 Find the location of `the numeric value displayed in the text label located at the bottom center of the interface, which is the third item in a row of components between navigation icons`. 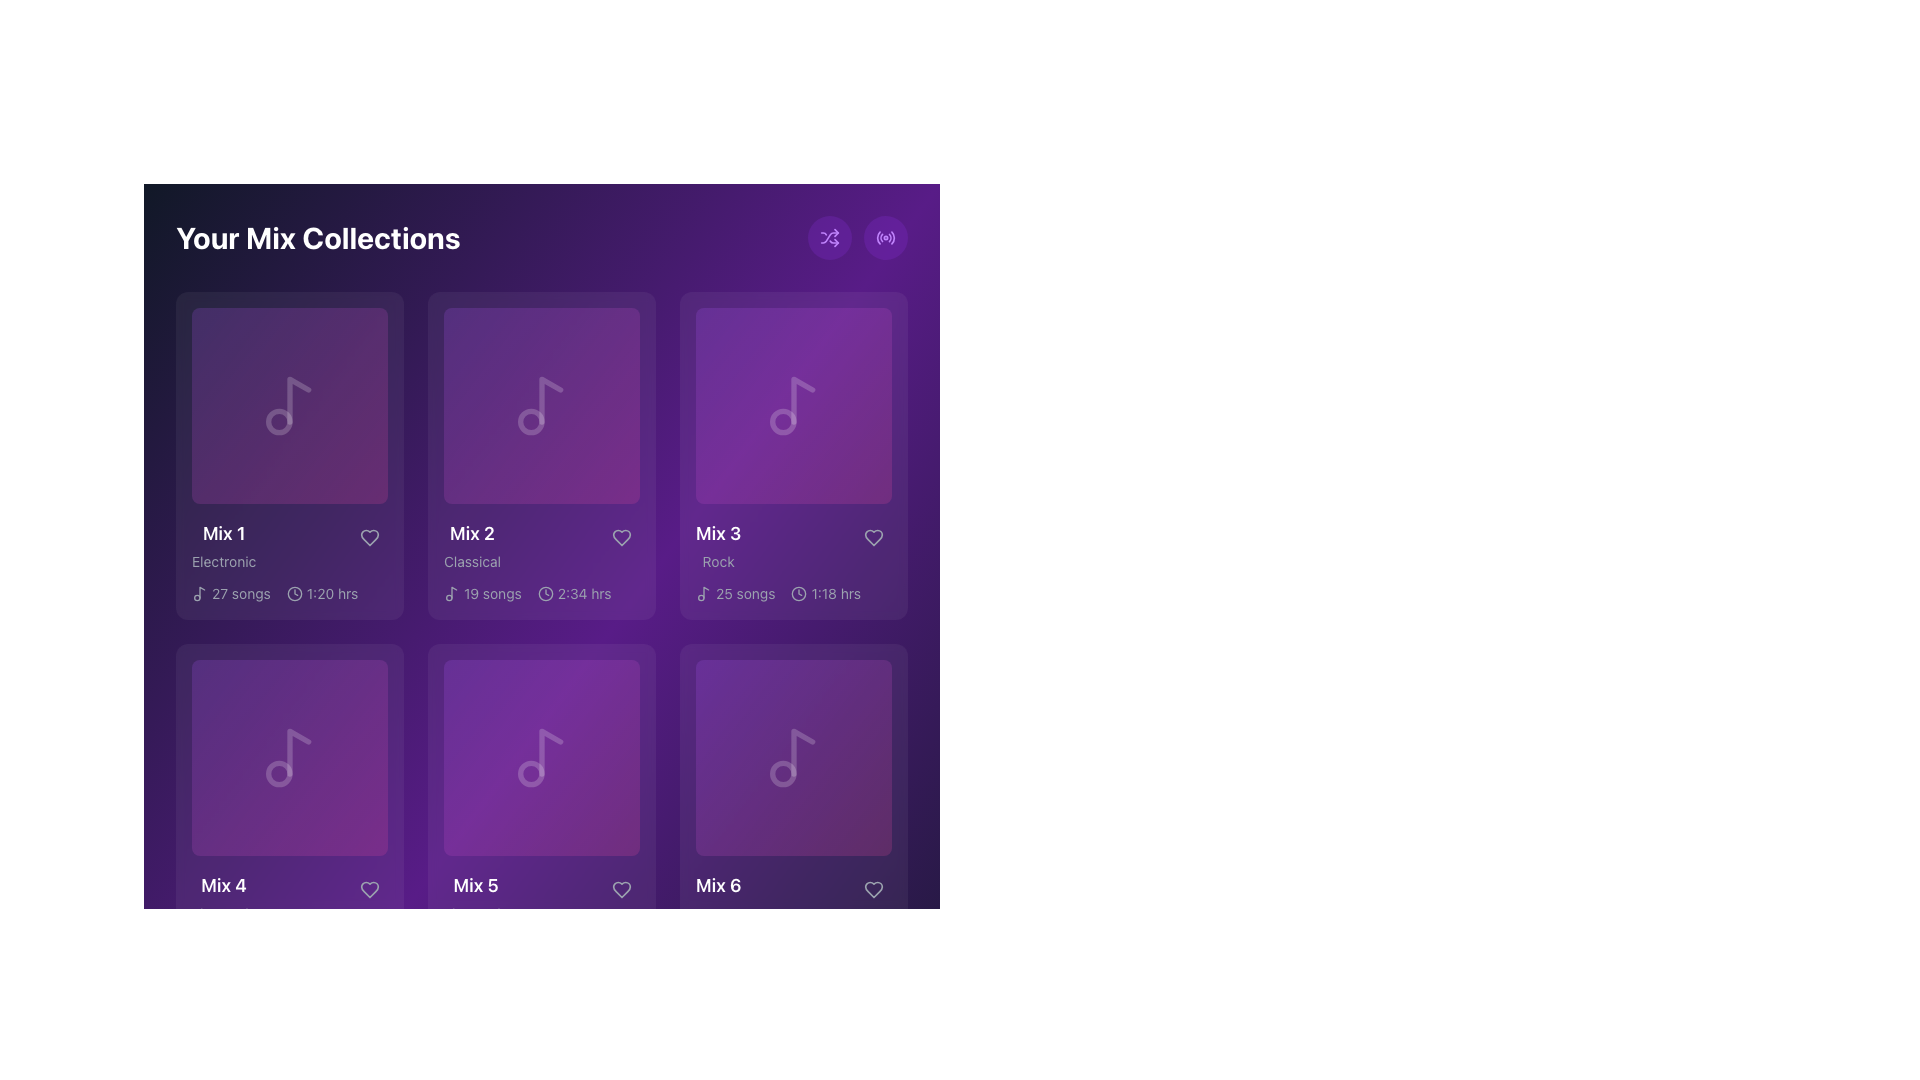

the numeric value displayed in the text label located at the bottom center of the interface, which is the third item in a row of components between navigation icons is located at coordinates (542, 1023).